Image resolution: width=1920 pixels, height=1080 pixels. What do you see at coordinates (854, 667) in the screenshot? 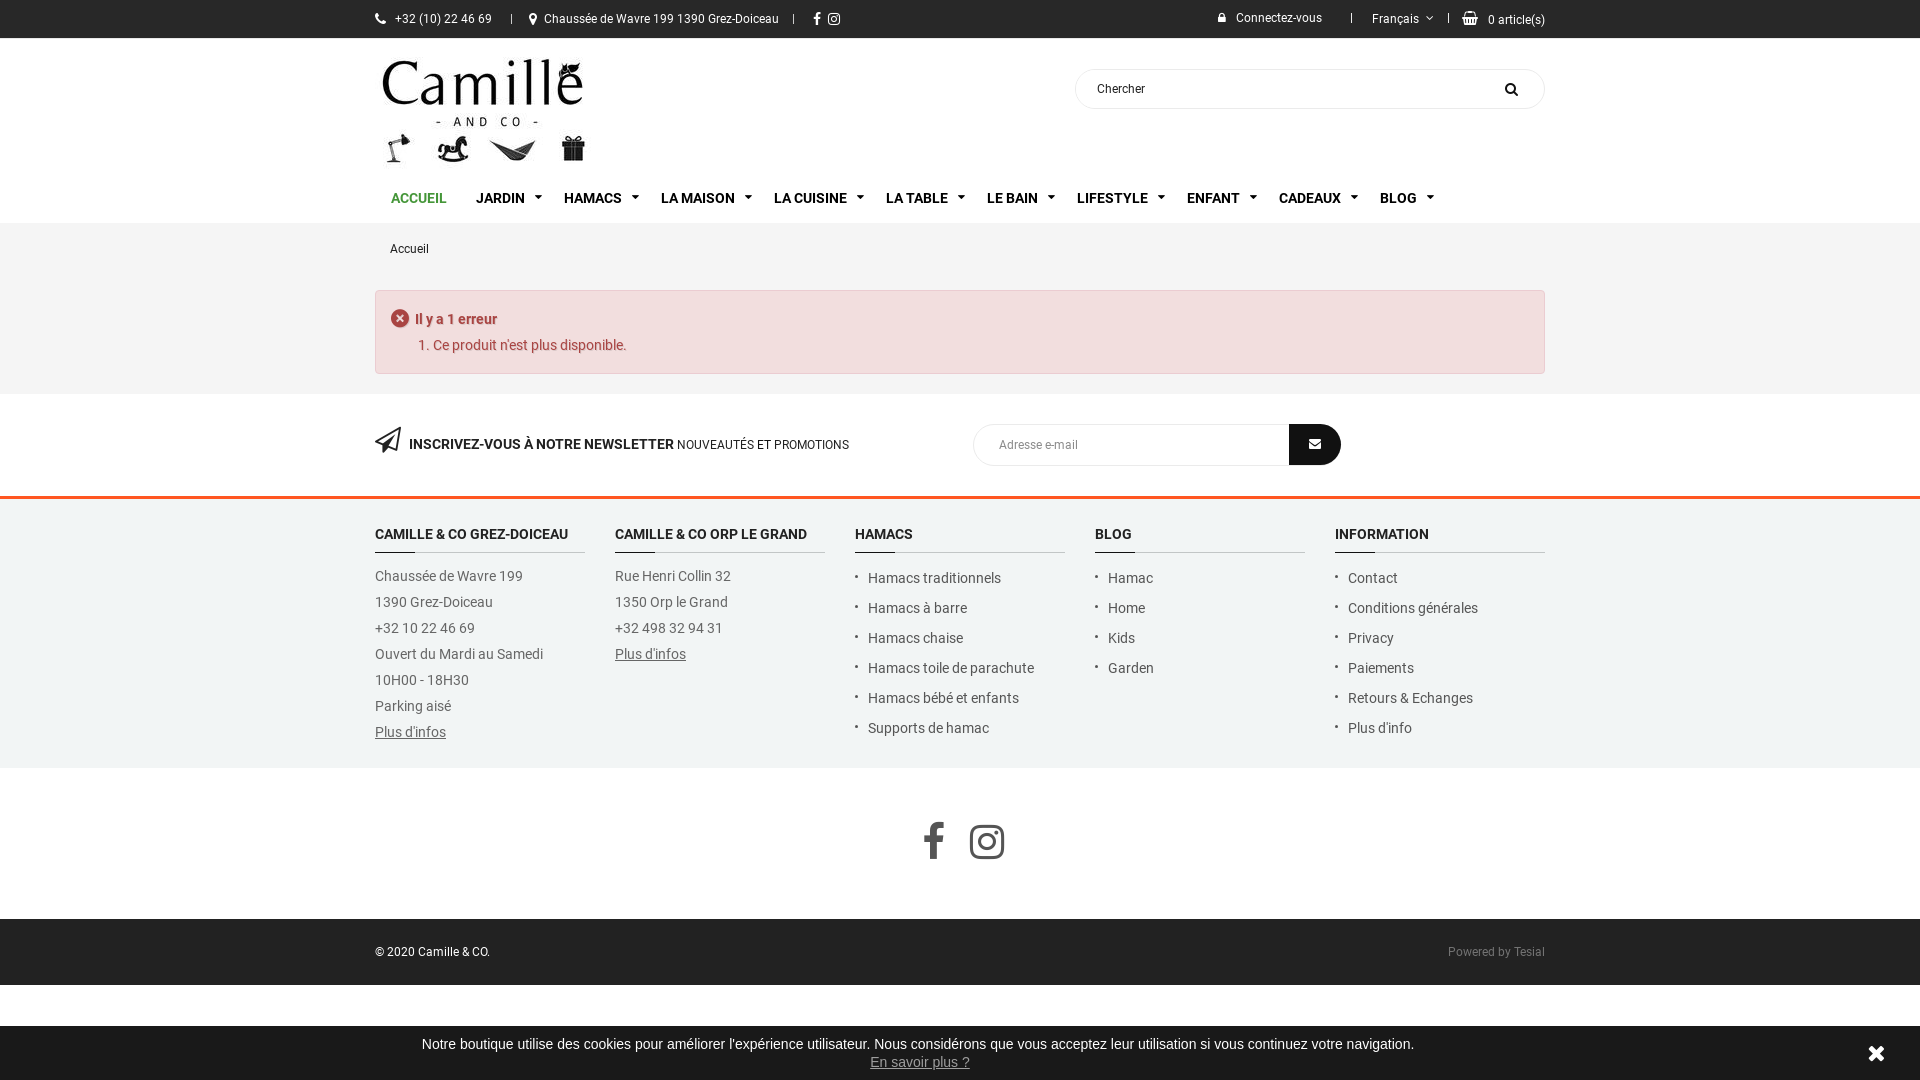
I see `'Hamacs toile de parachute'` at bounding box center [854, 667].